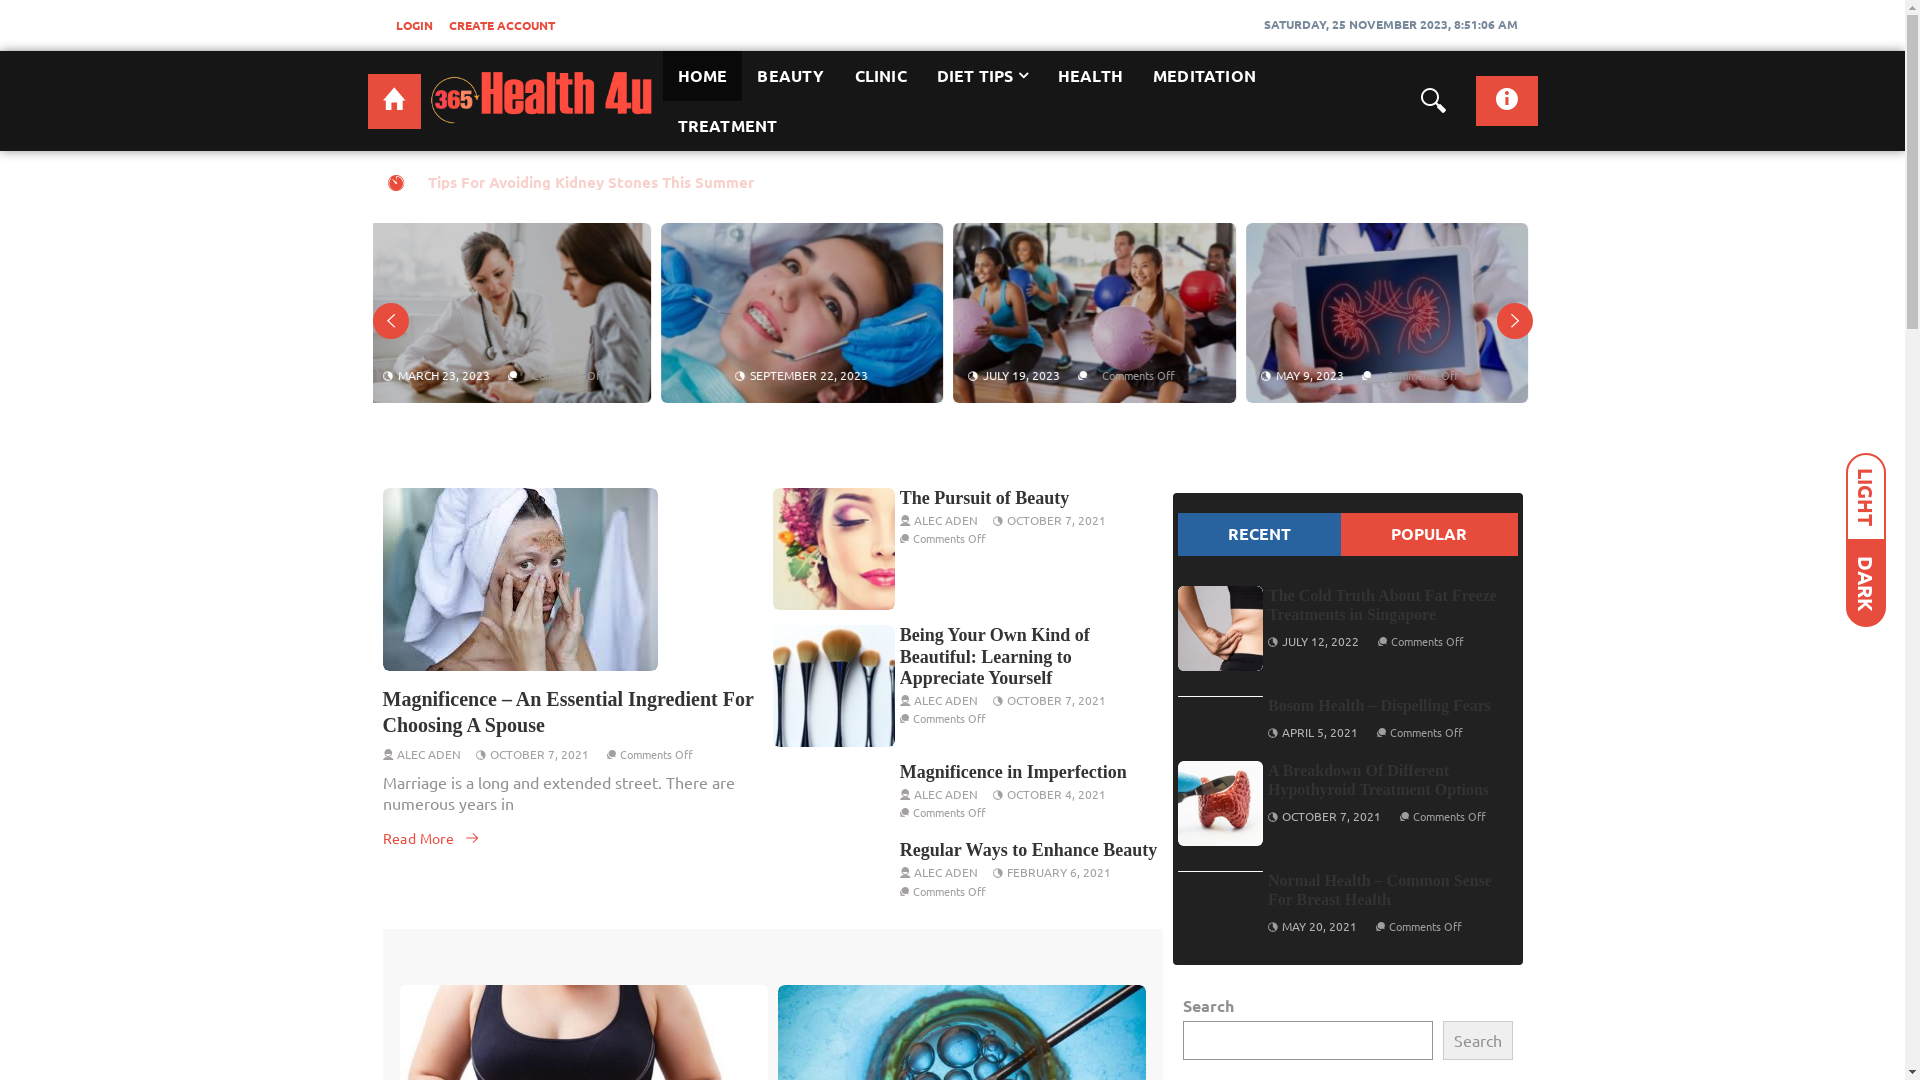 This screenshot has height=1080, width=1920. I want to click on 'POPULAR', so click(1428, 533).